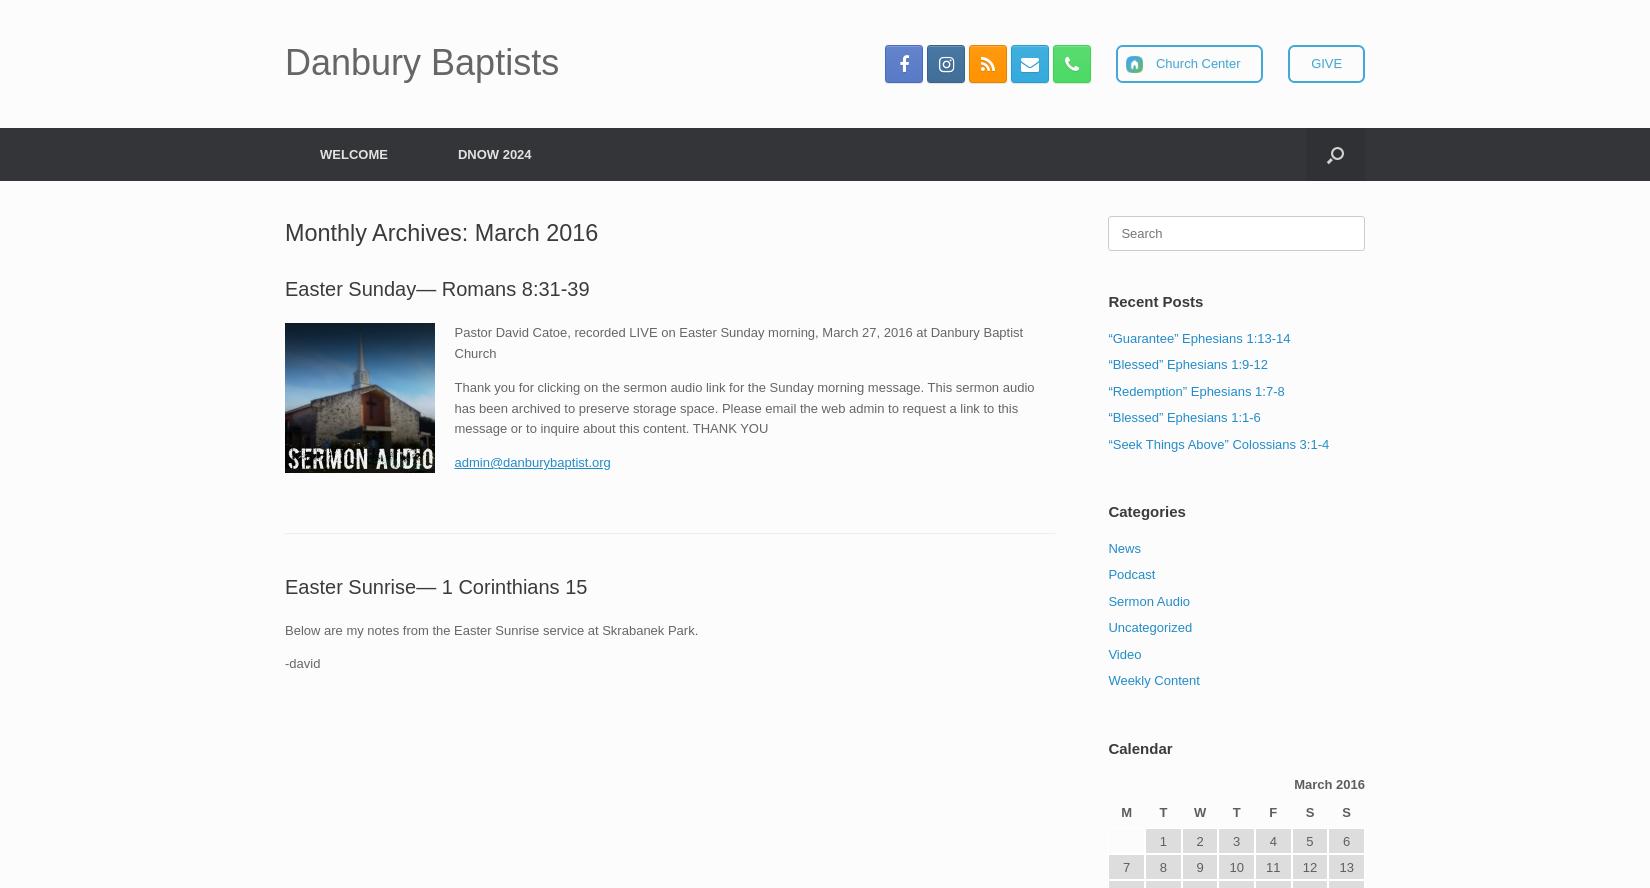 The width and height of the screenshot is (1650, 888). Describe the element at coordinates (333, 201) in the screenshot. I see `'About Us'` at that location.